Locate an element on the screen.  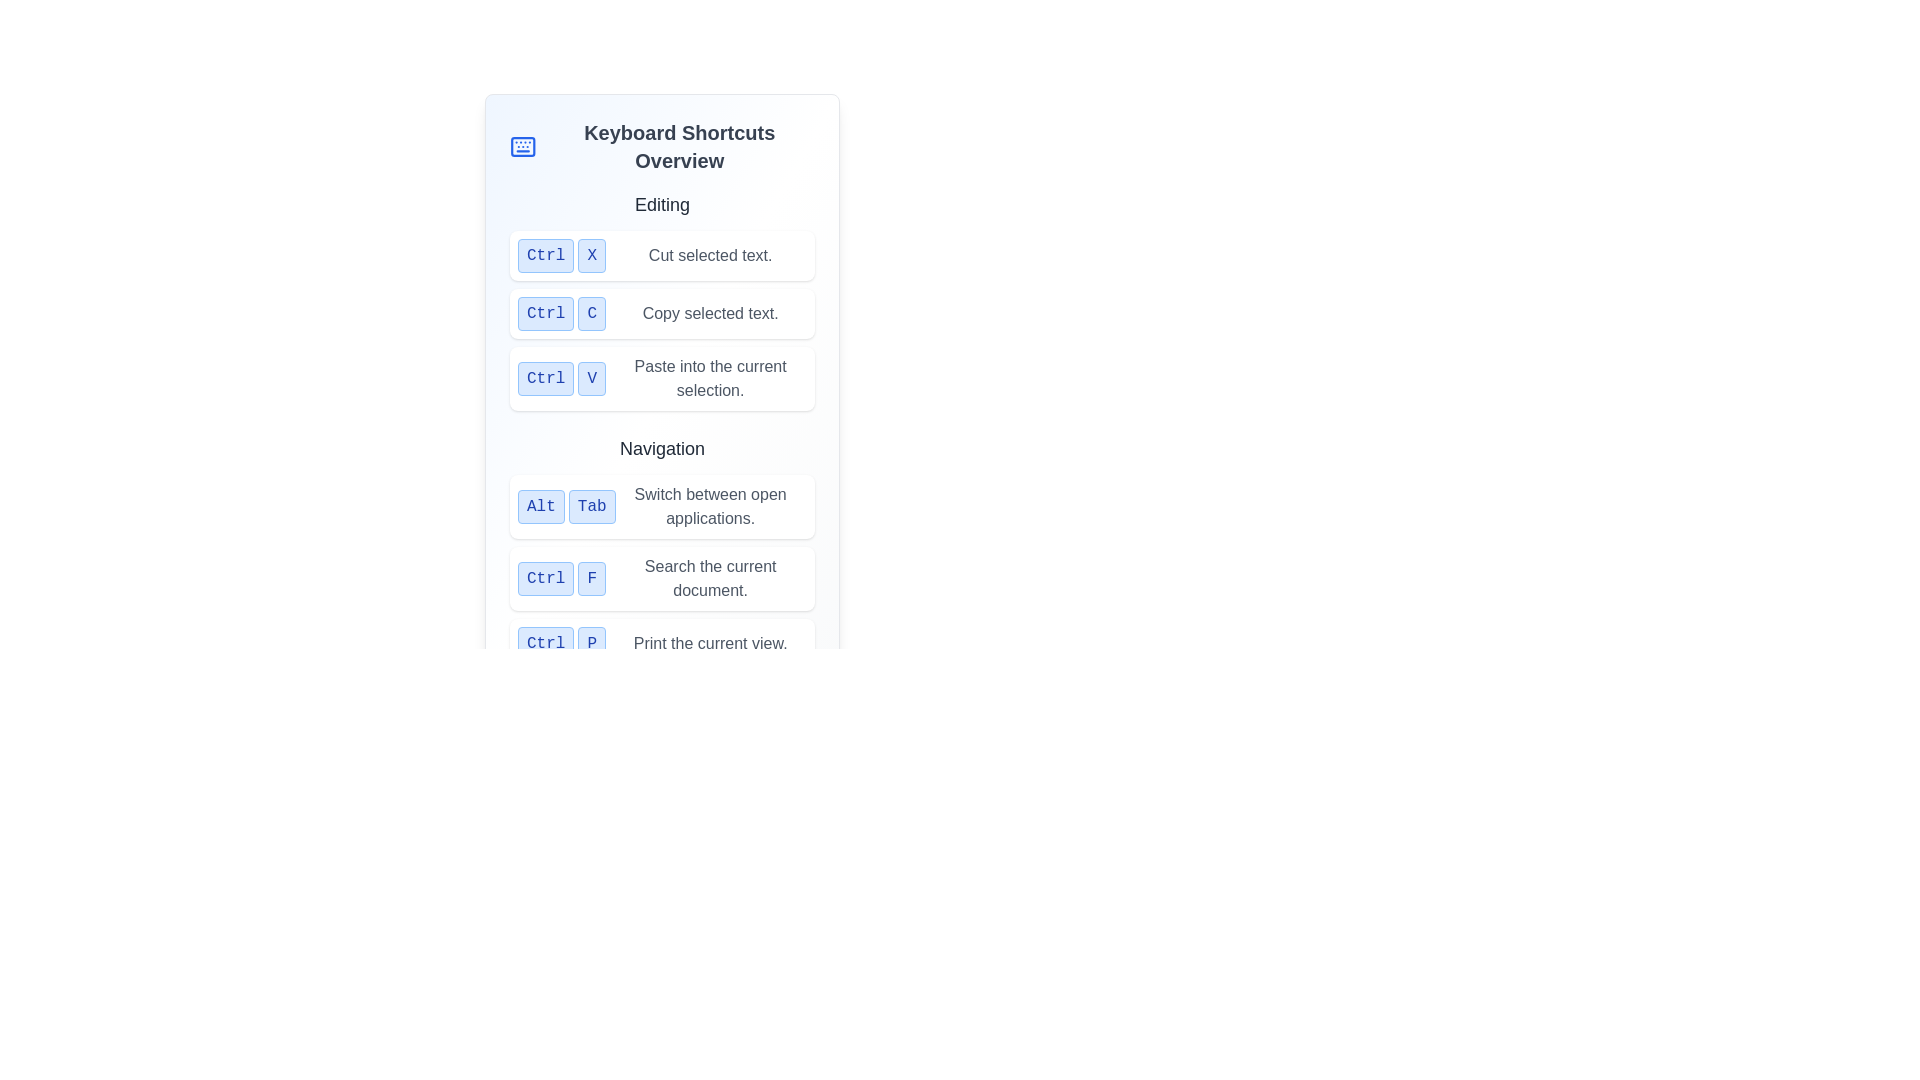
the Information panel that displays the keyboard shortcut 'Ctrl + F' for searching the current document, located in the second row of the Navigation section is located at coordinates (662, 578).